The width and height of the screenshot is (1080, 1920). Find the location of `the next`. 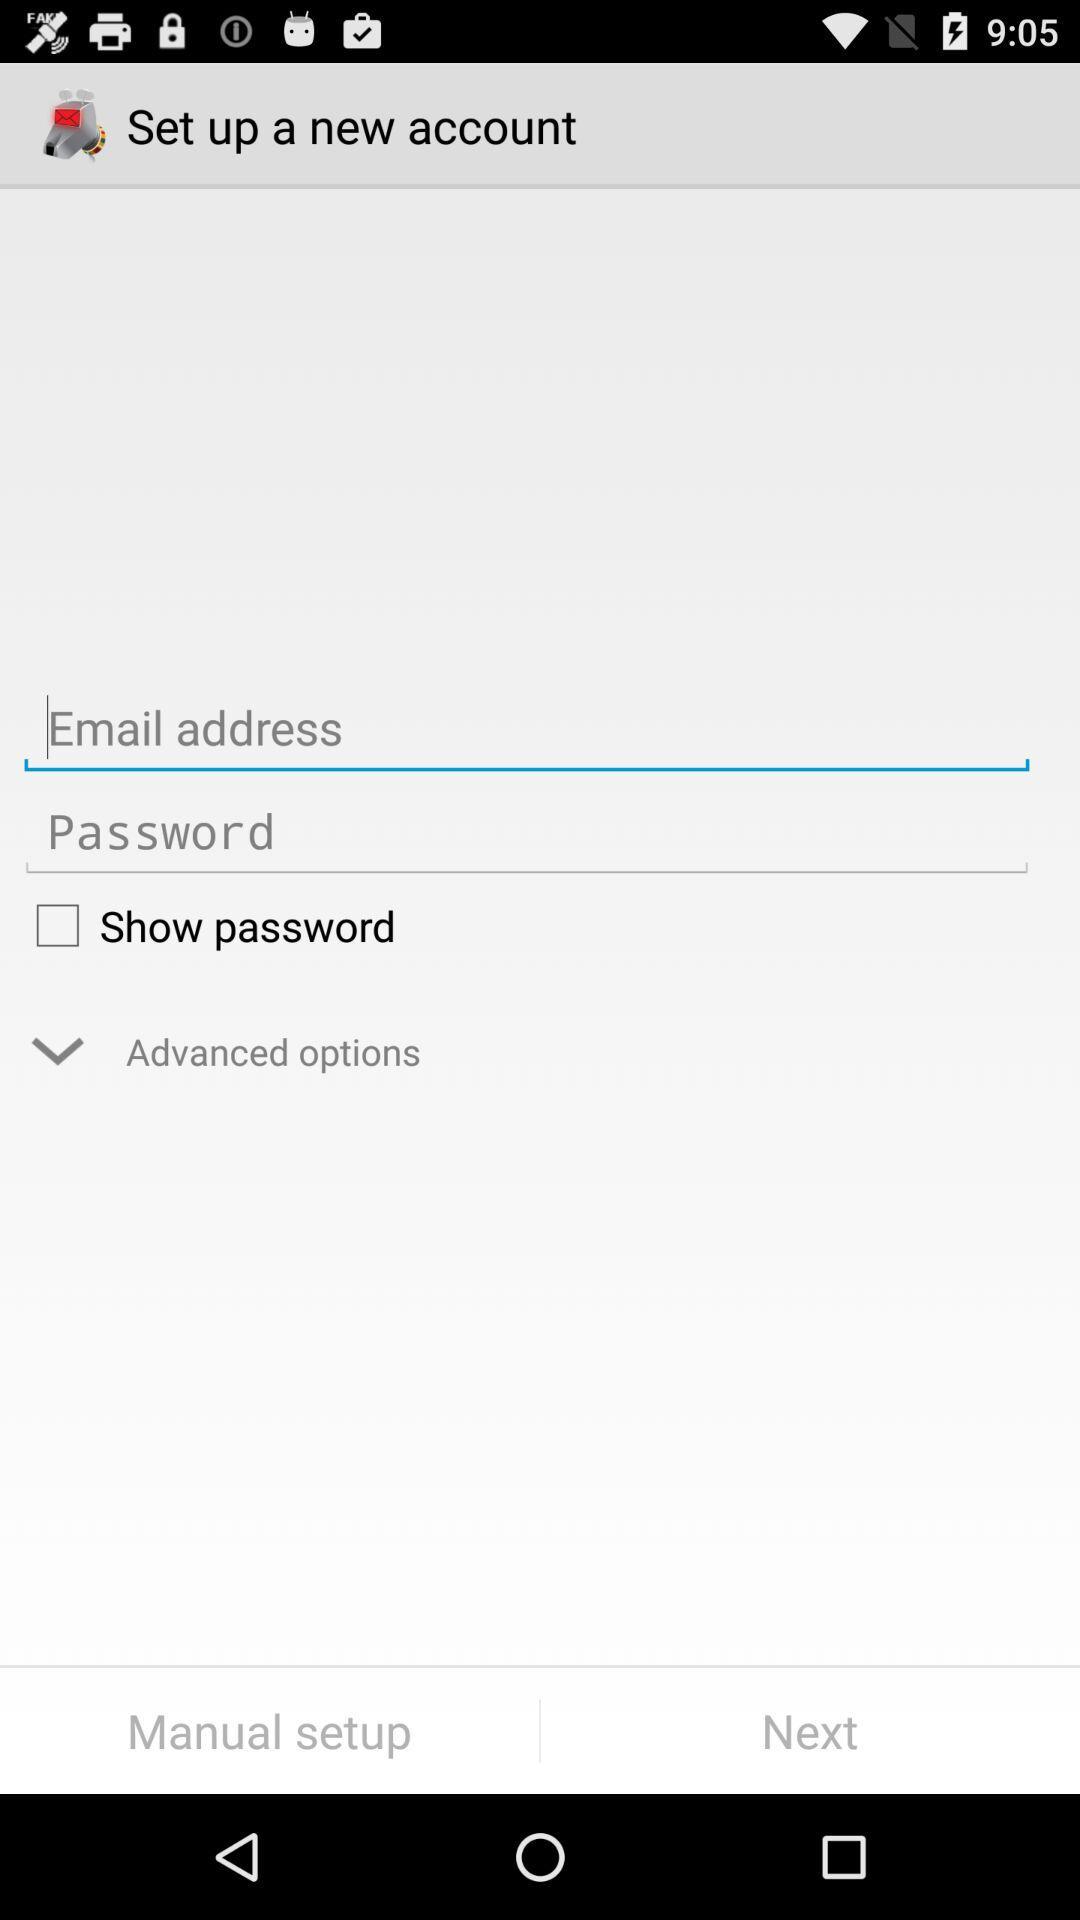

the next is located at coordinates (810, 1730).